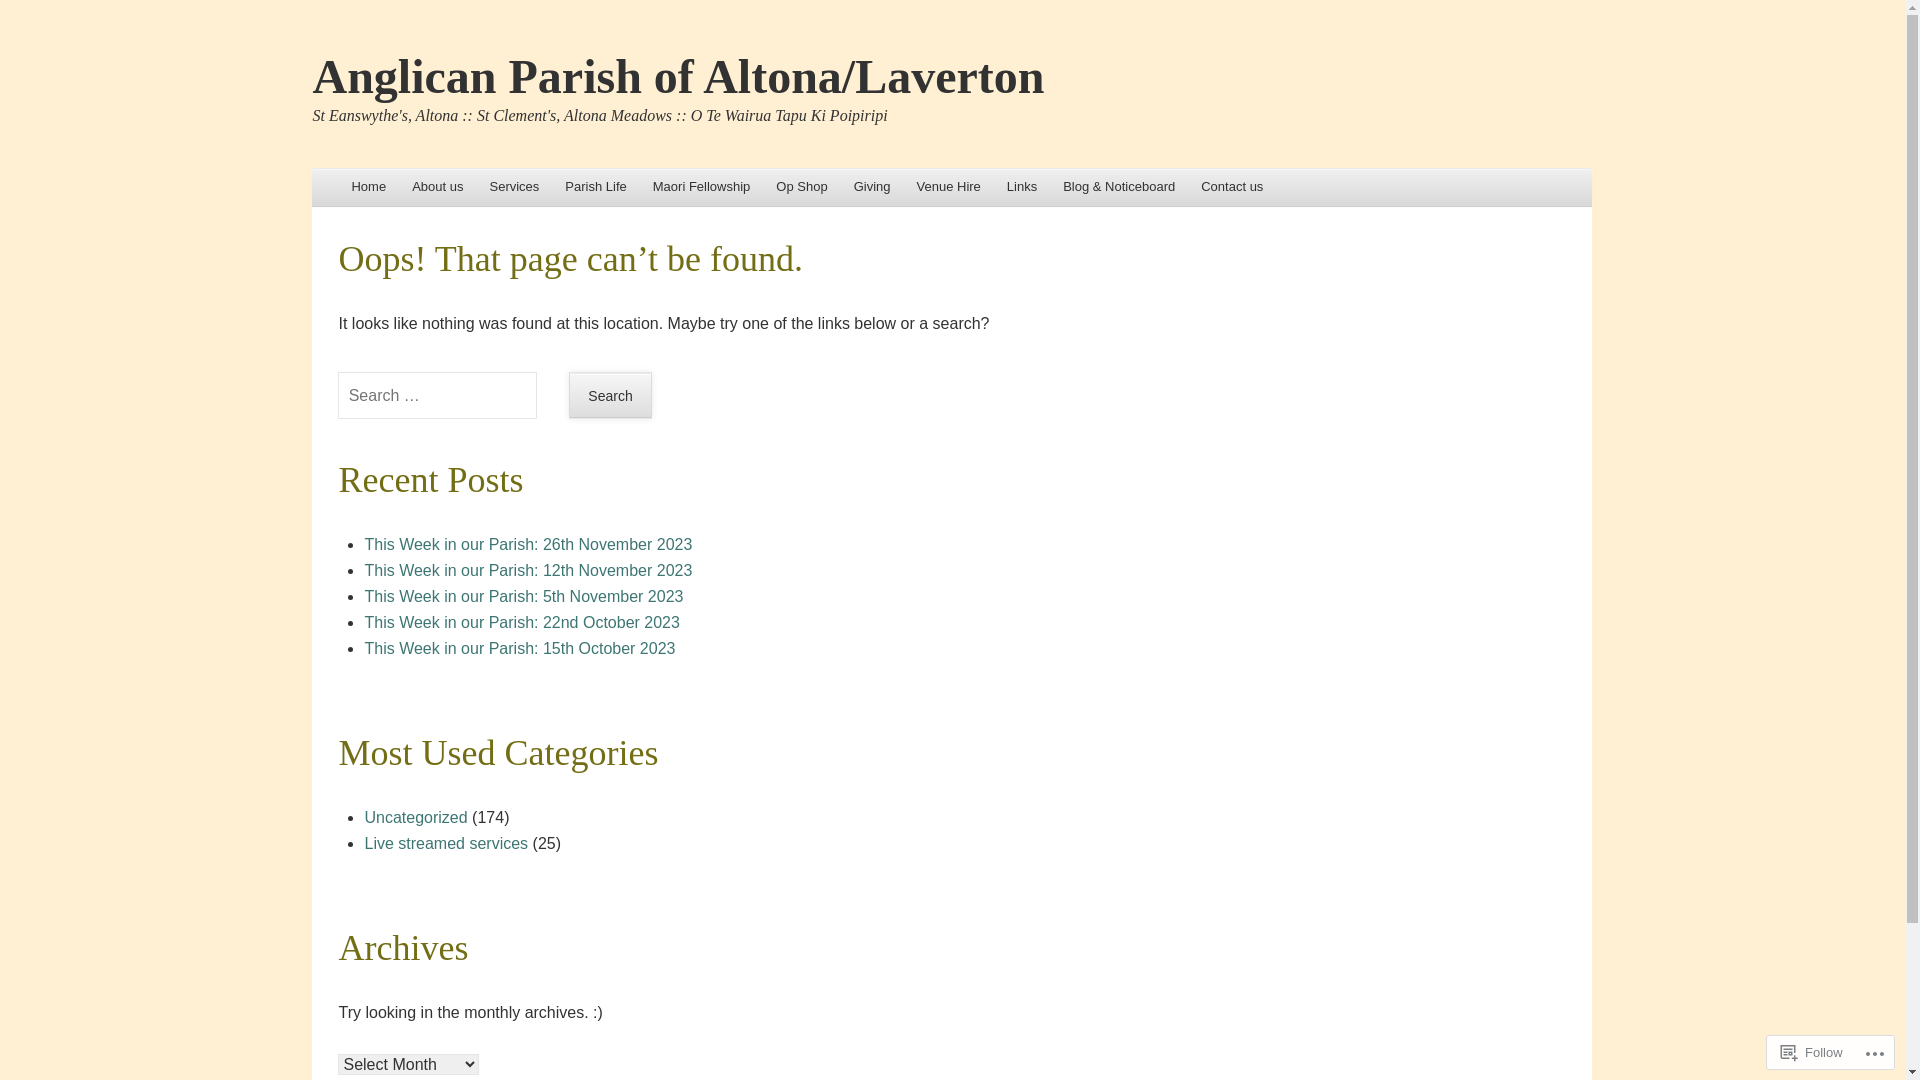 Image resolution: width=1920 pixels, height=1080 pixels. I want to click on 'Follow', so click(1812, 1051).